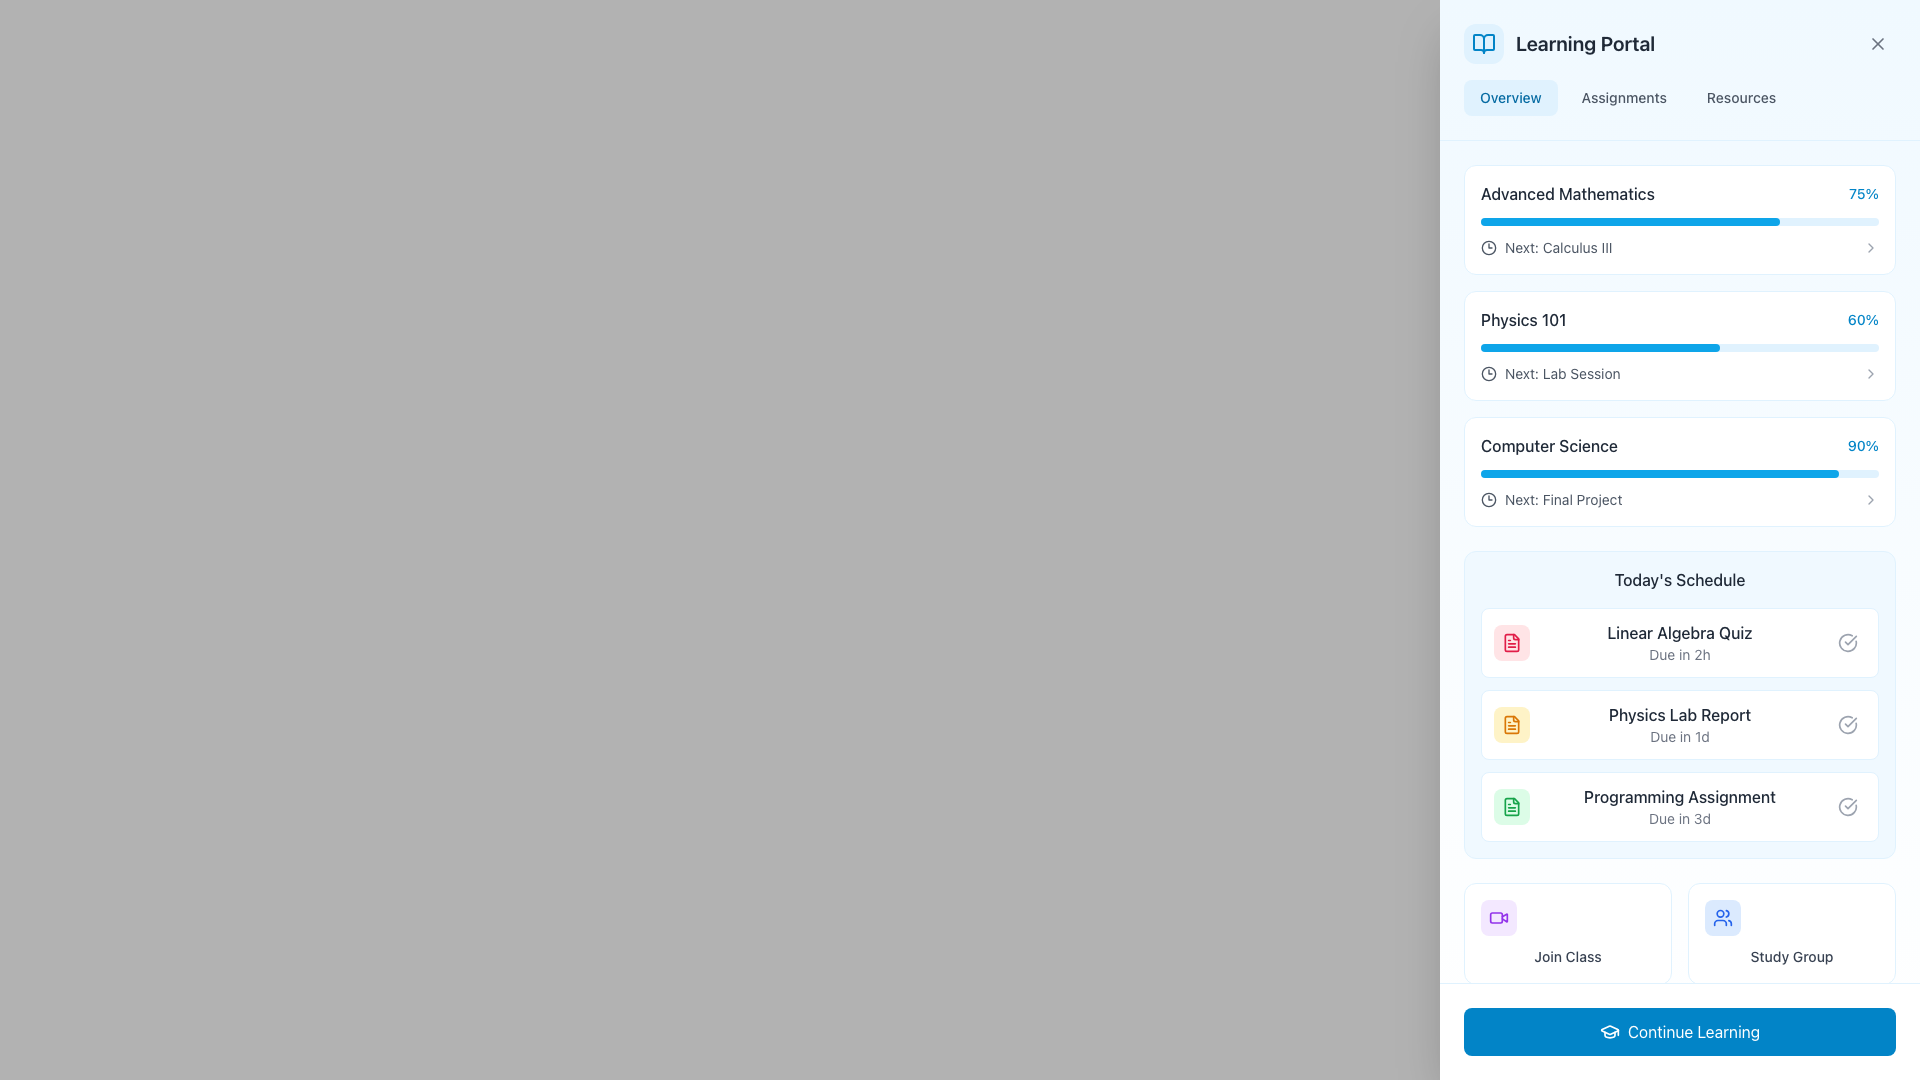 The width and height of the screenshot is (1920, 1080). I want to click on the list item titled 'Programming Assignment' with the subtitle 'Due in 3d', which is the third item in 'Today's Schedule' and visually distinct with a green left indicator, so click(1680, 805).